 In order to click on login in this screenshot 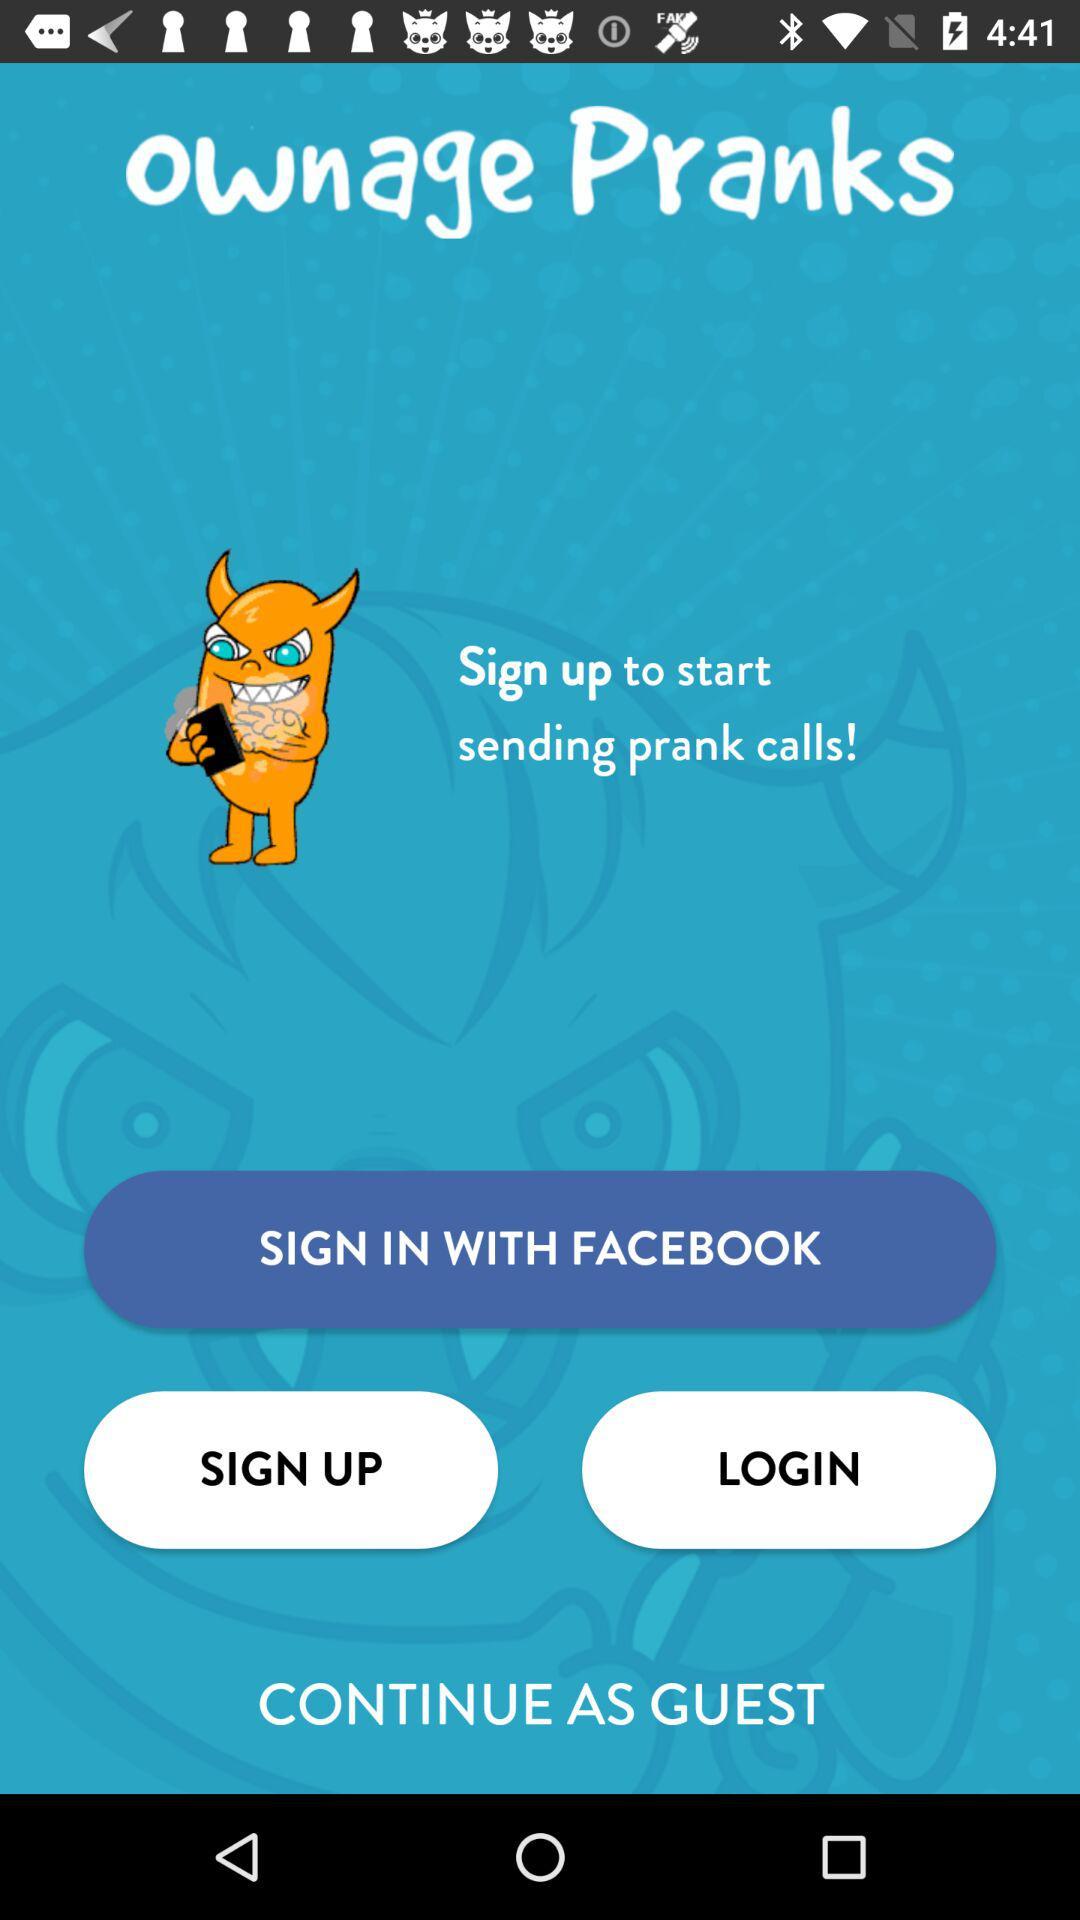, I will do `click(788, 1469)`.